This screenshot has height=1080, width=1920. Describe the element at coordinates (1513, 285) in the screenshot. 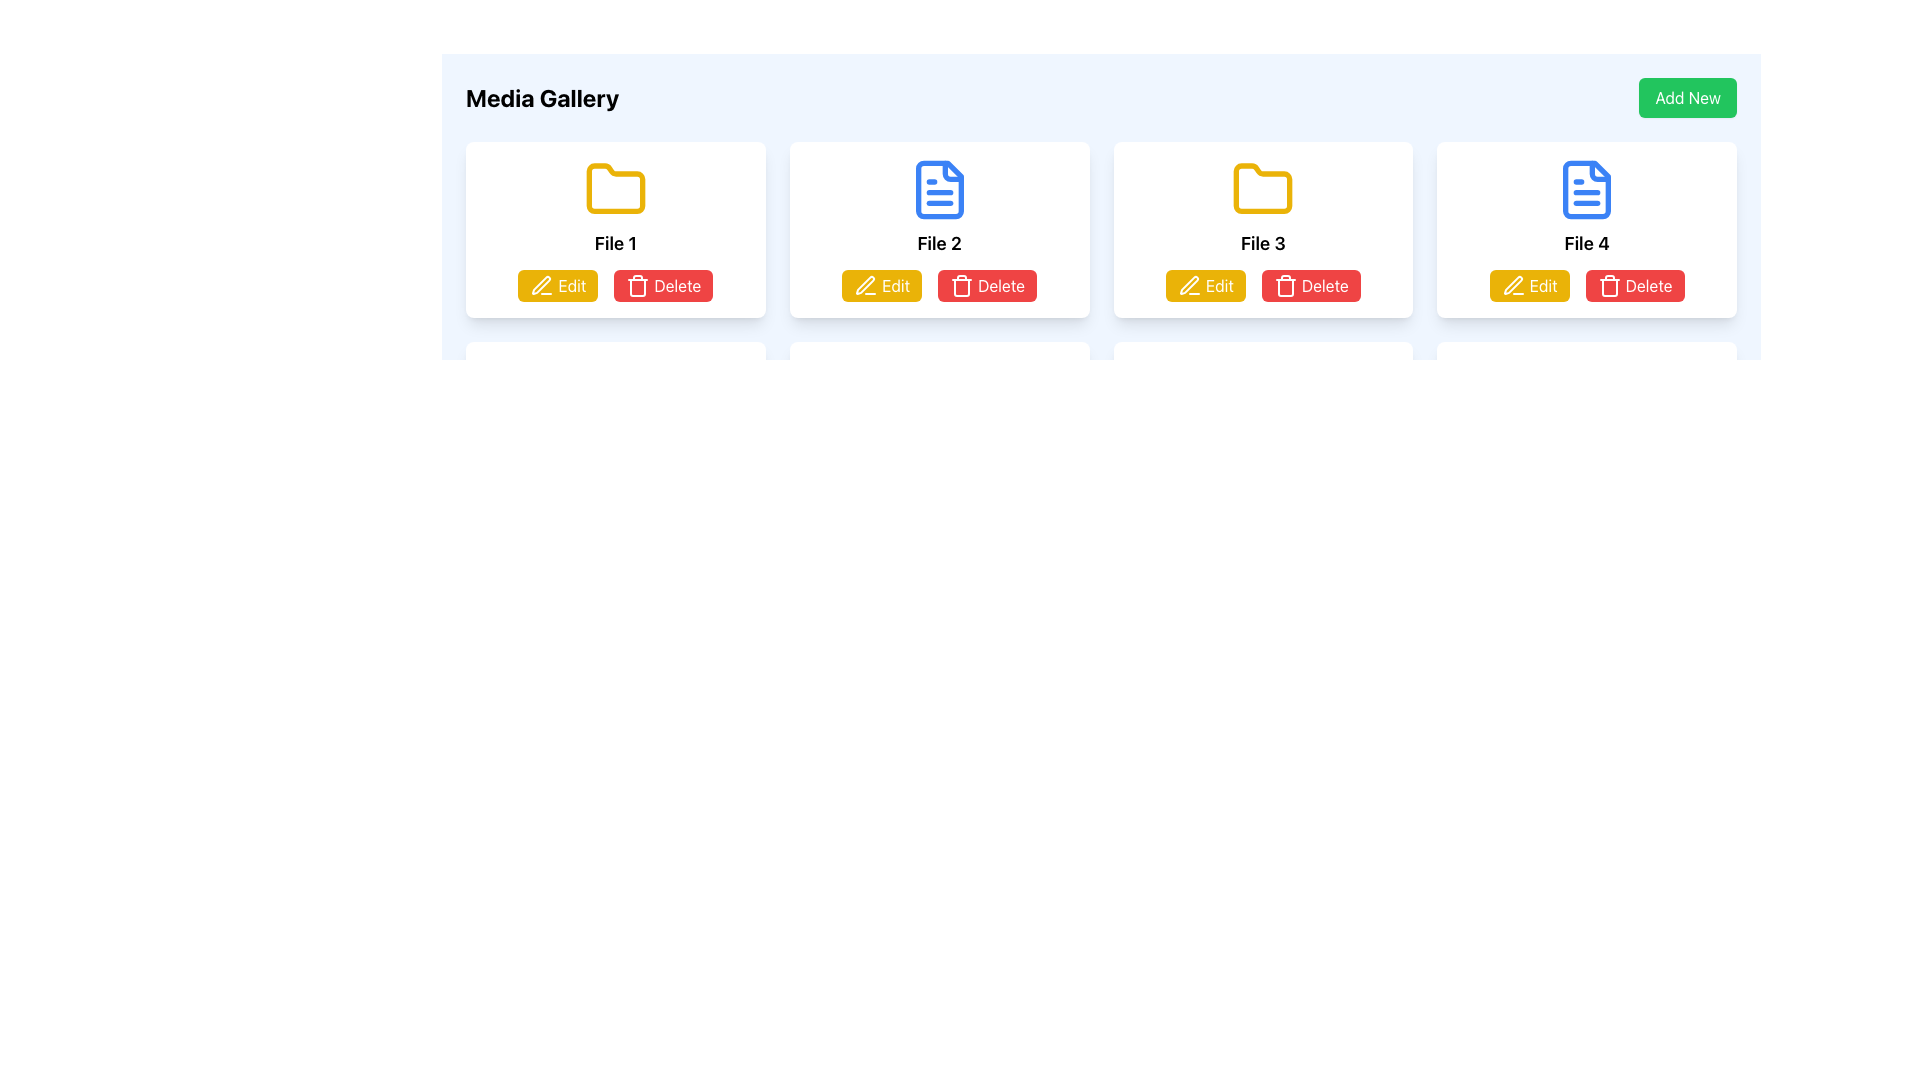

I see `the pen icon located inside the 'Edit' button of the 'File 4' section in the Media Gallery interface` at that location.